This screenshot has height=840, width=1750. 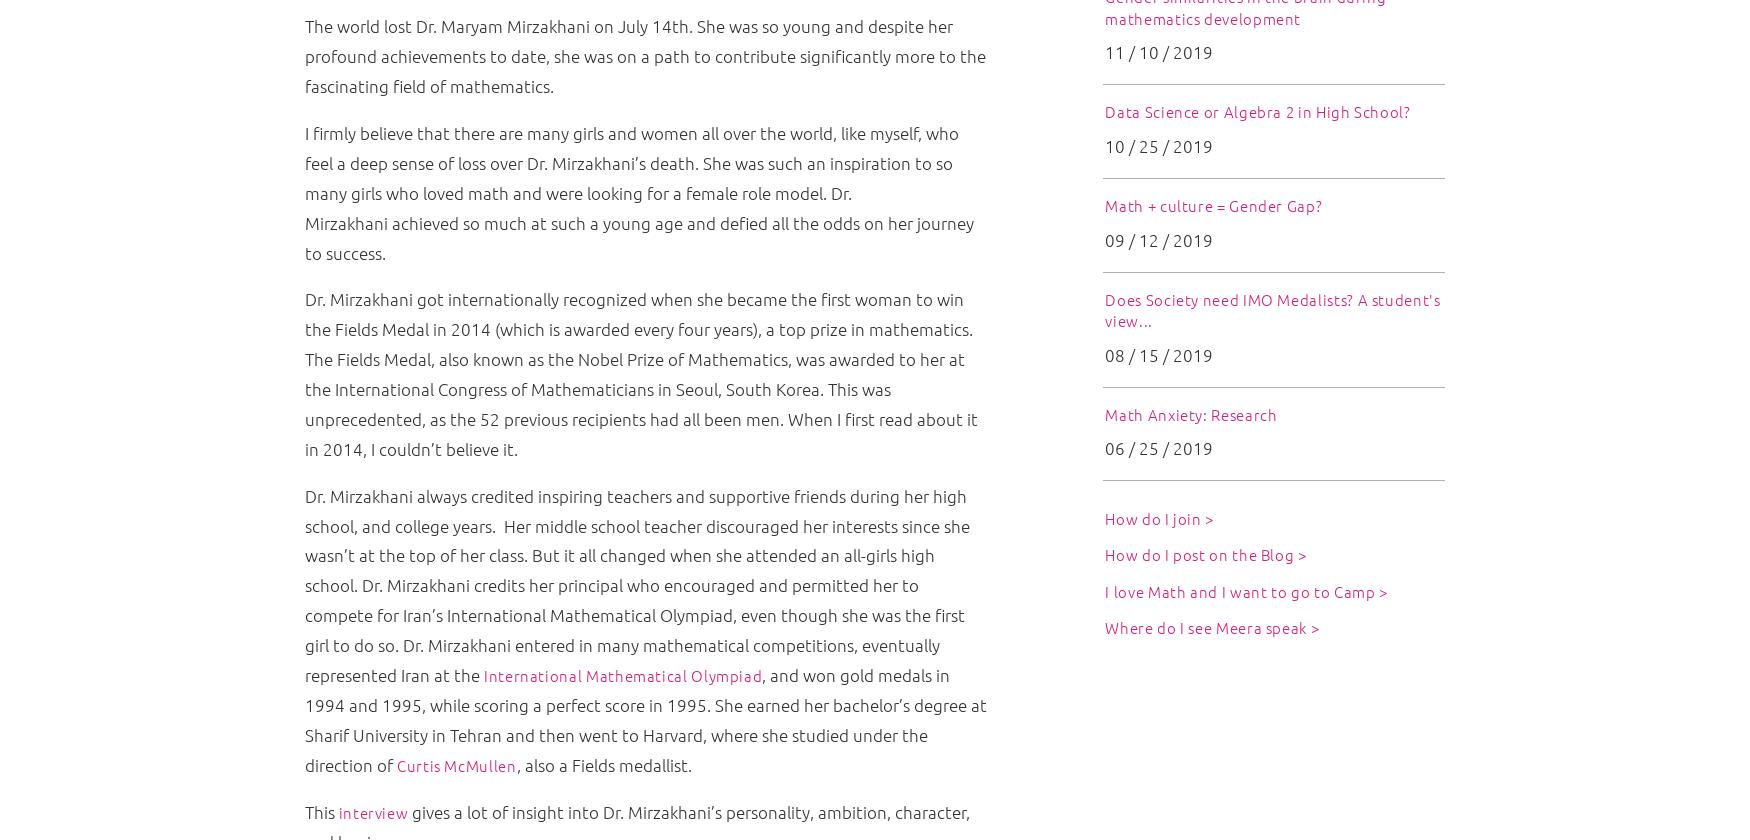 What do you see at coordinates (320, 811) in the screenshot?
I see `'This'` at bounding box center [320, 811].